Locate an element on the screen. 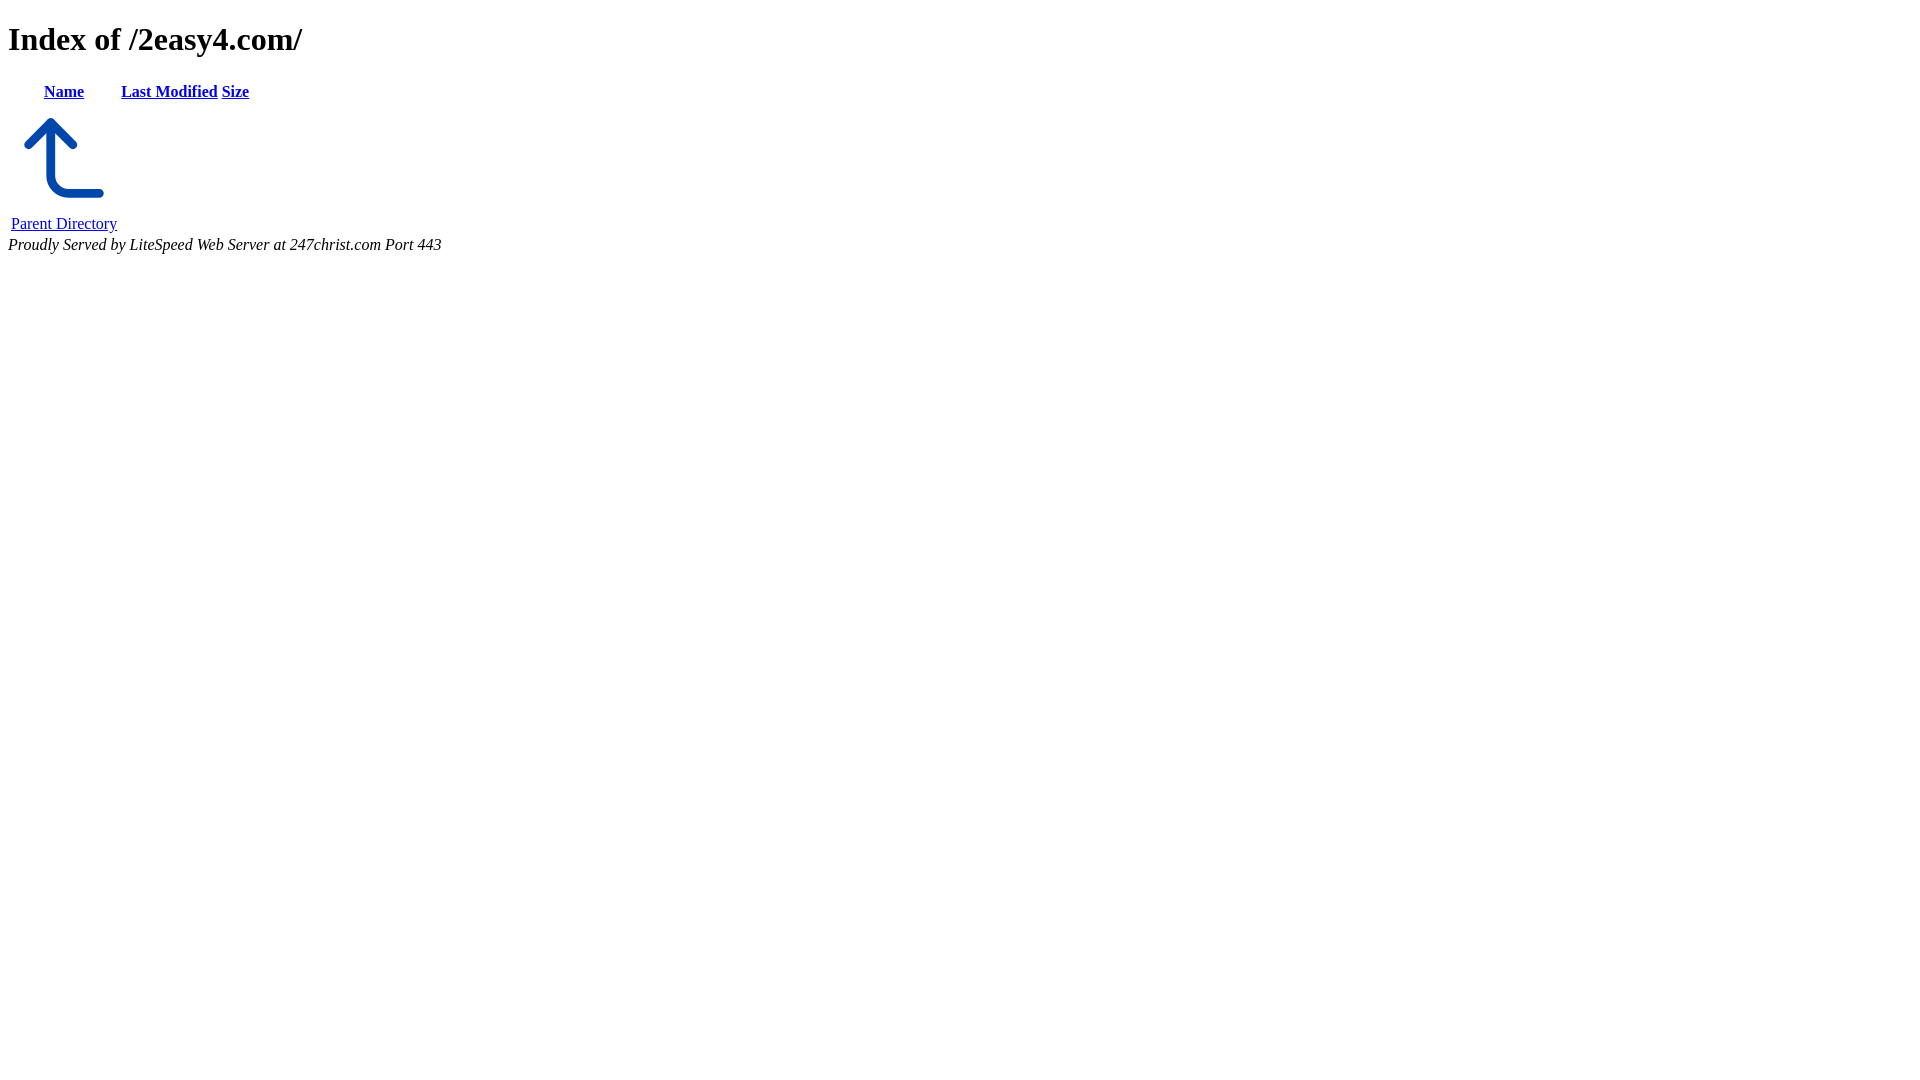  'Last Modified' is located at coordinates (168, 91).